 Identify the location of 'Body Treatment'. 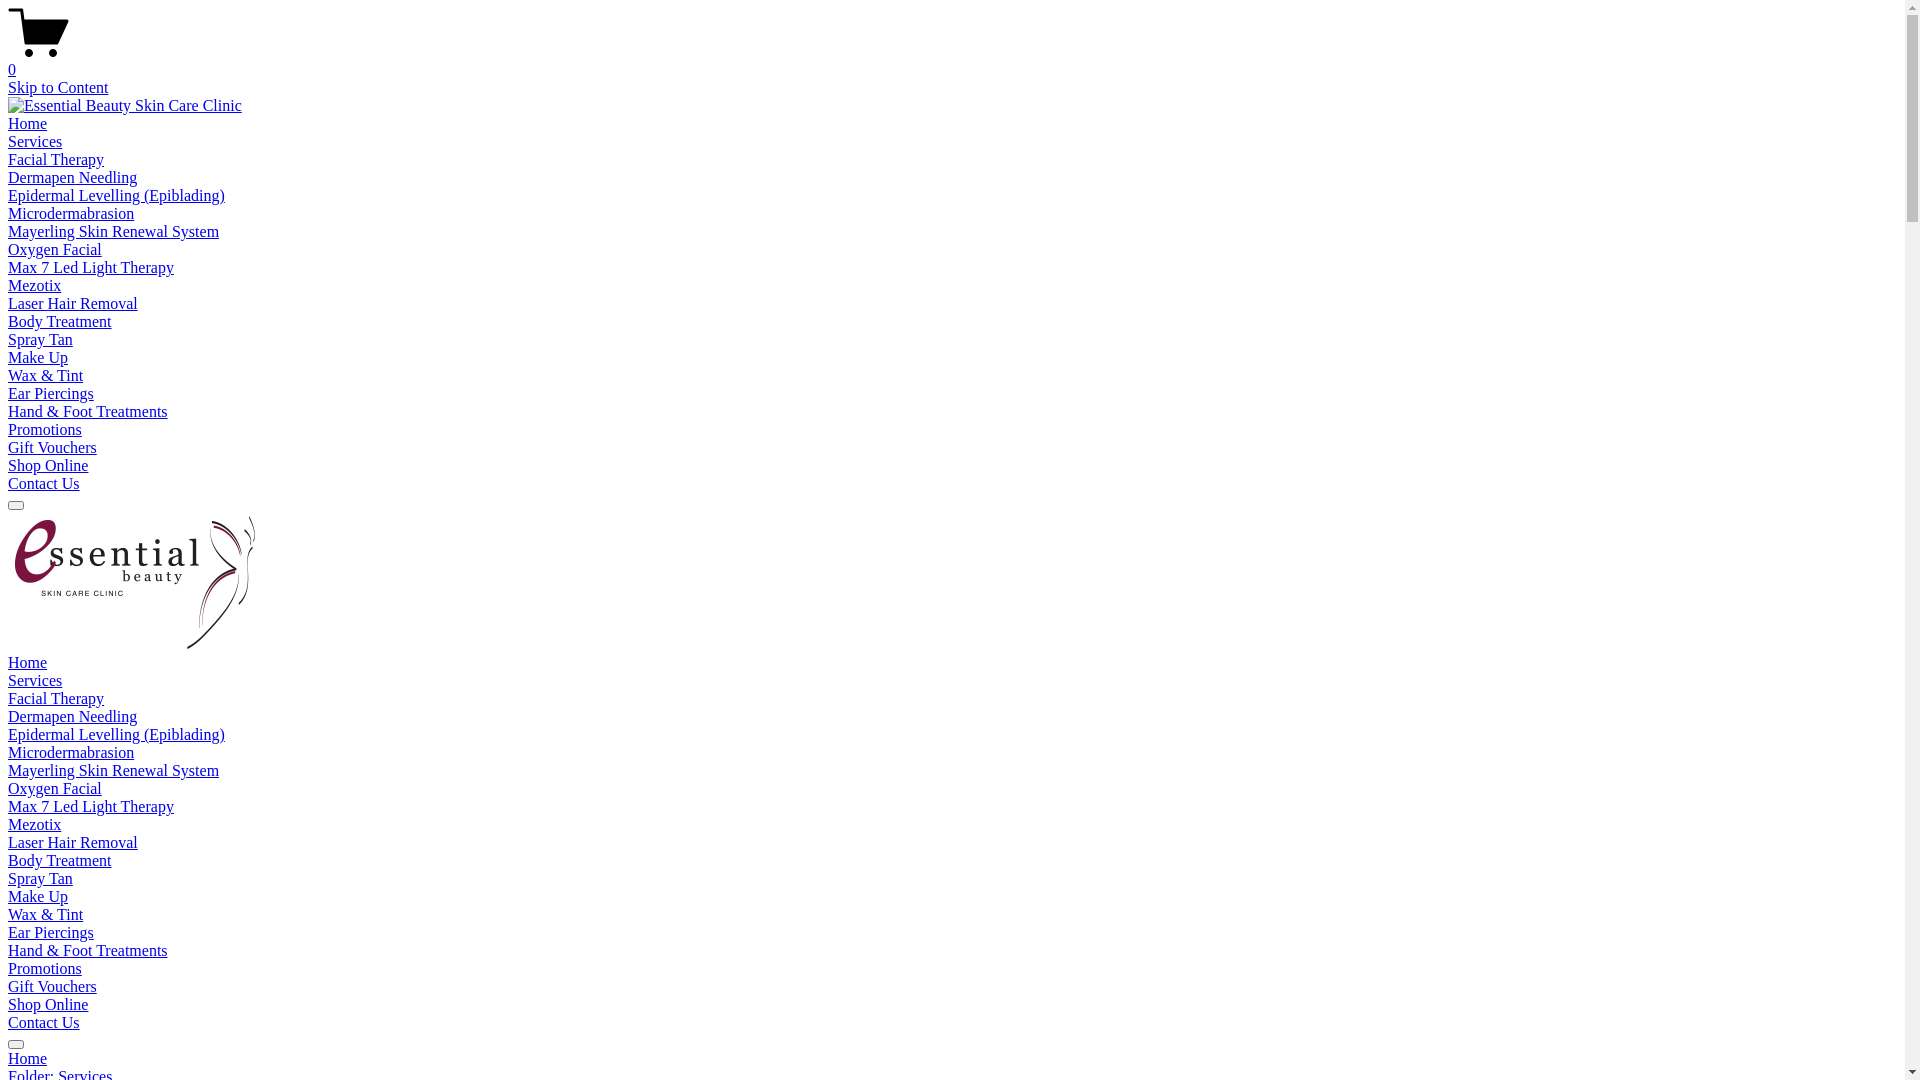
(59, 320).